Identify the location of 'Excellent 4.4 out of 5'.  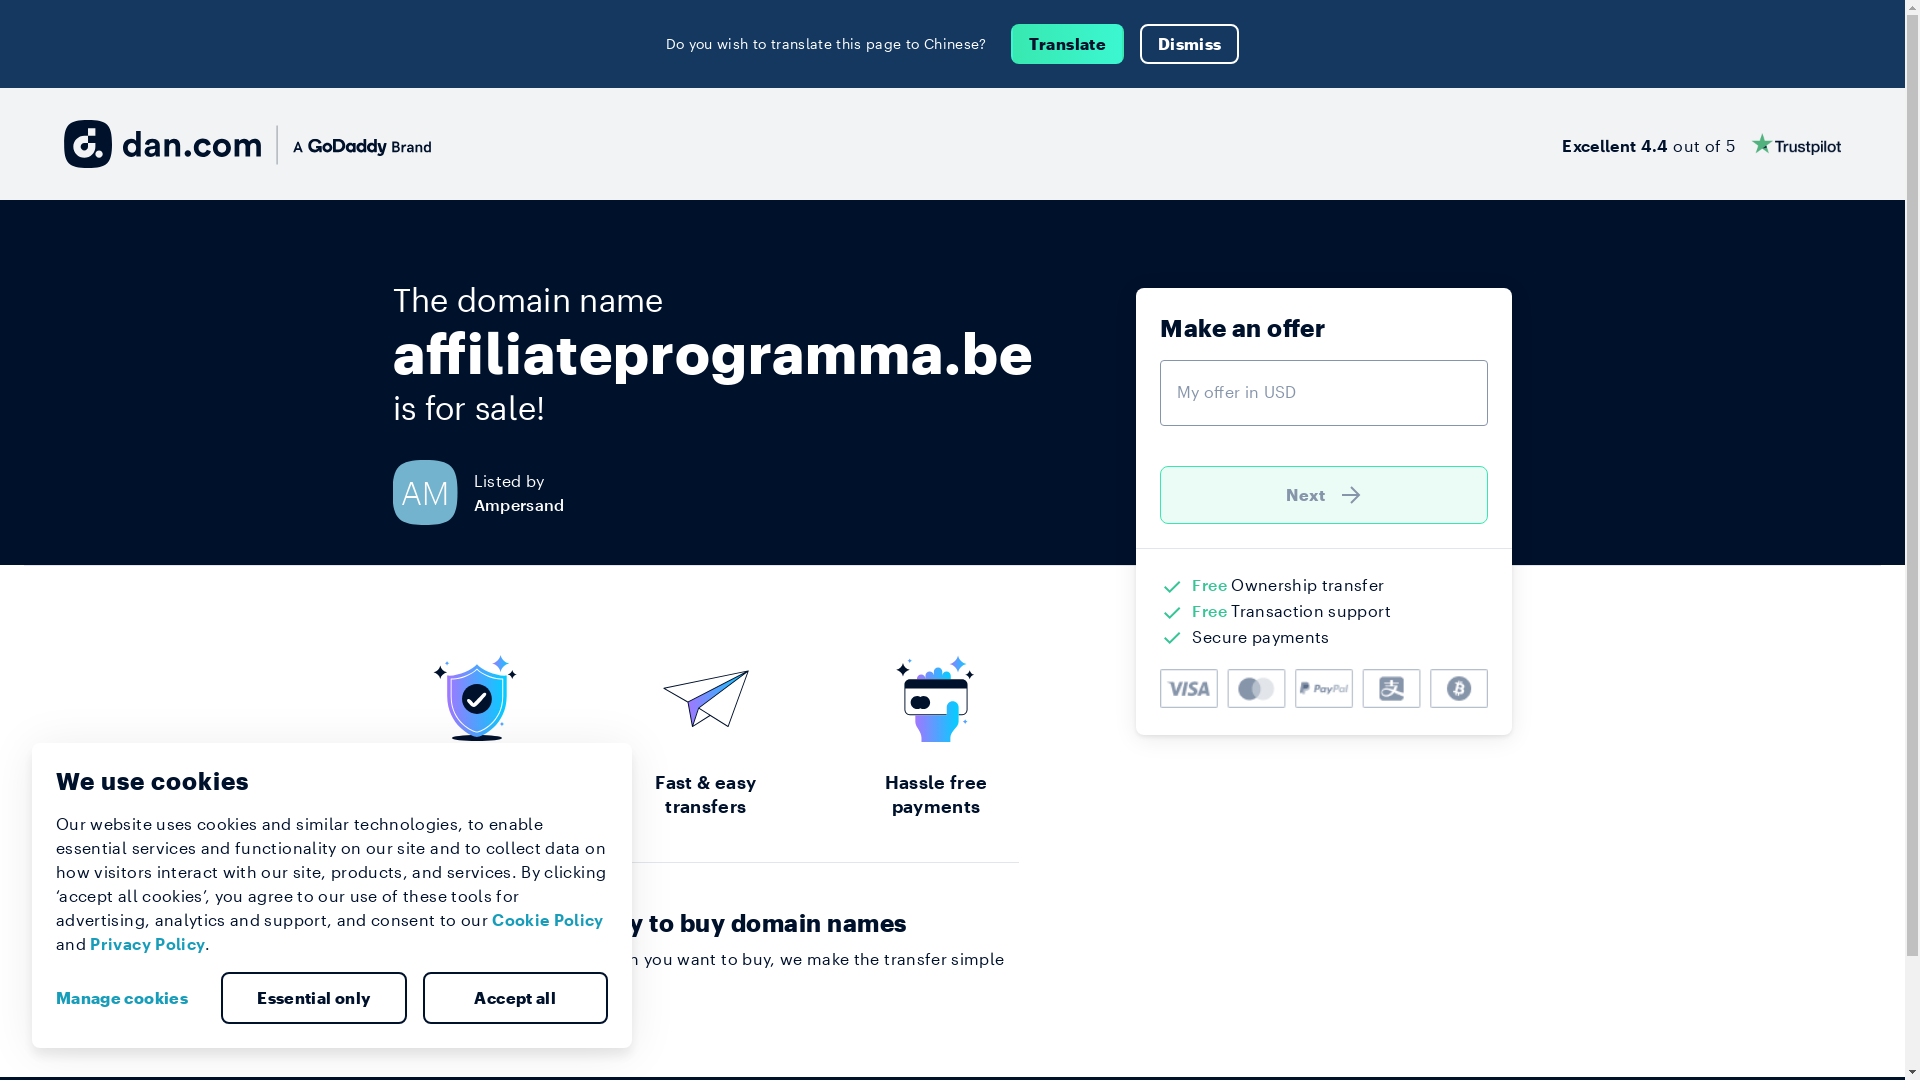
(1700, 142).